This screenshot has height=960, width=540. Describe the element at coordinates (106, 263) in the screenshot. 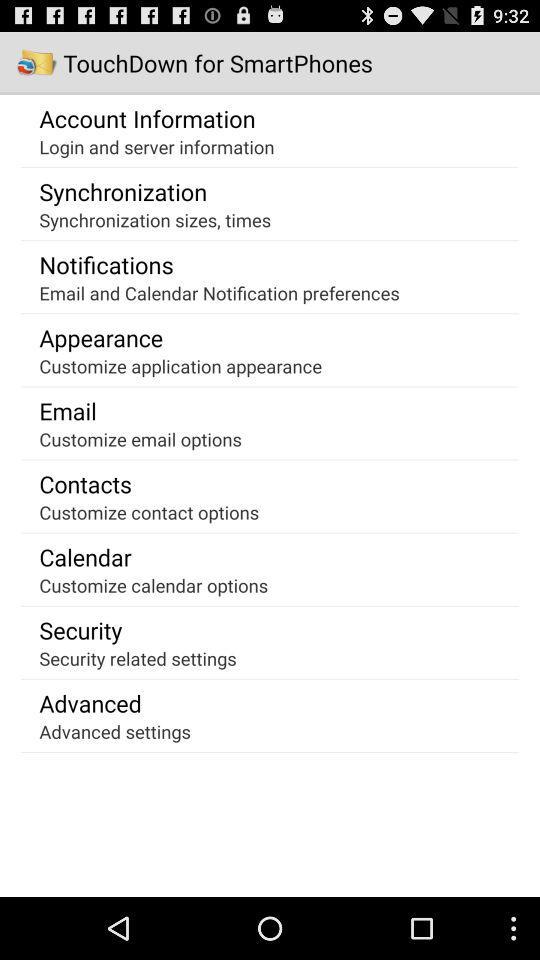

I see `the app above email and calendar icon` at that location.